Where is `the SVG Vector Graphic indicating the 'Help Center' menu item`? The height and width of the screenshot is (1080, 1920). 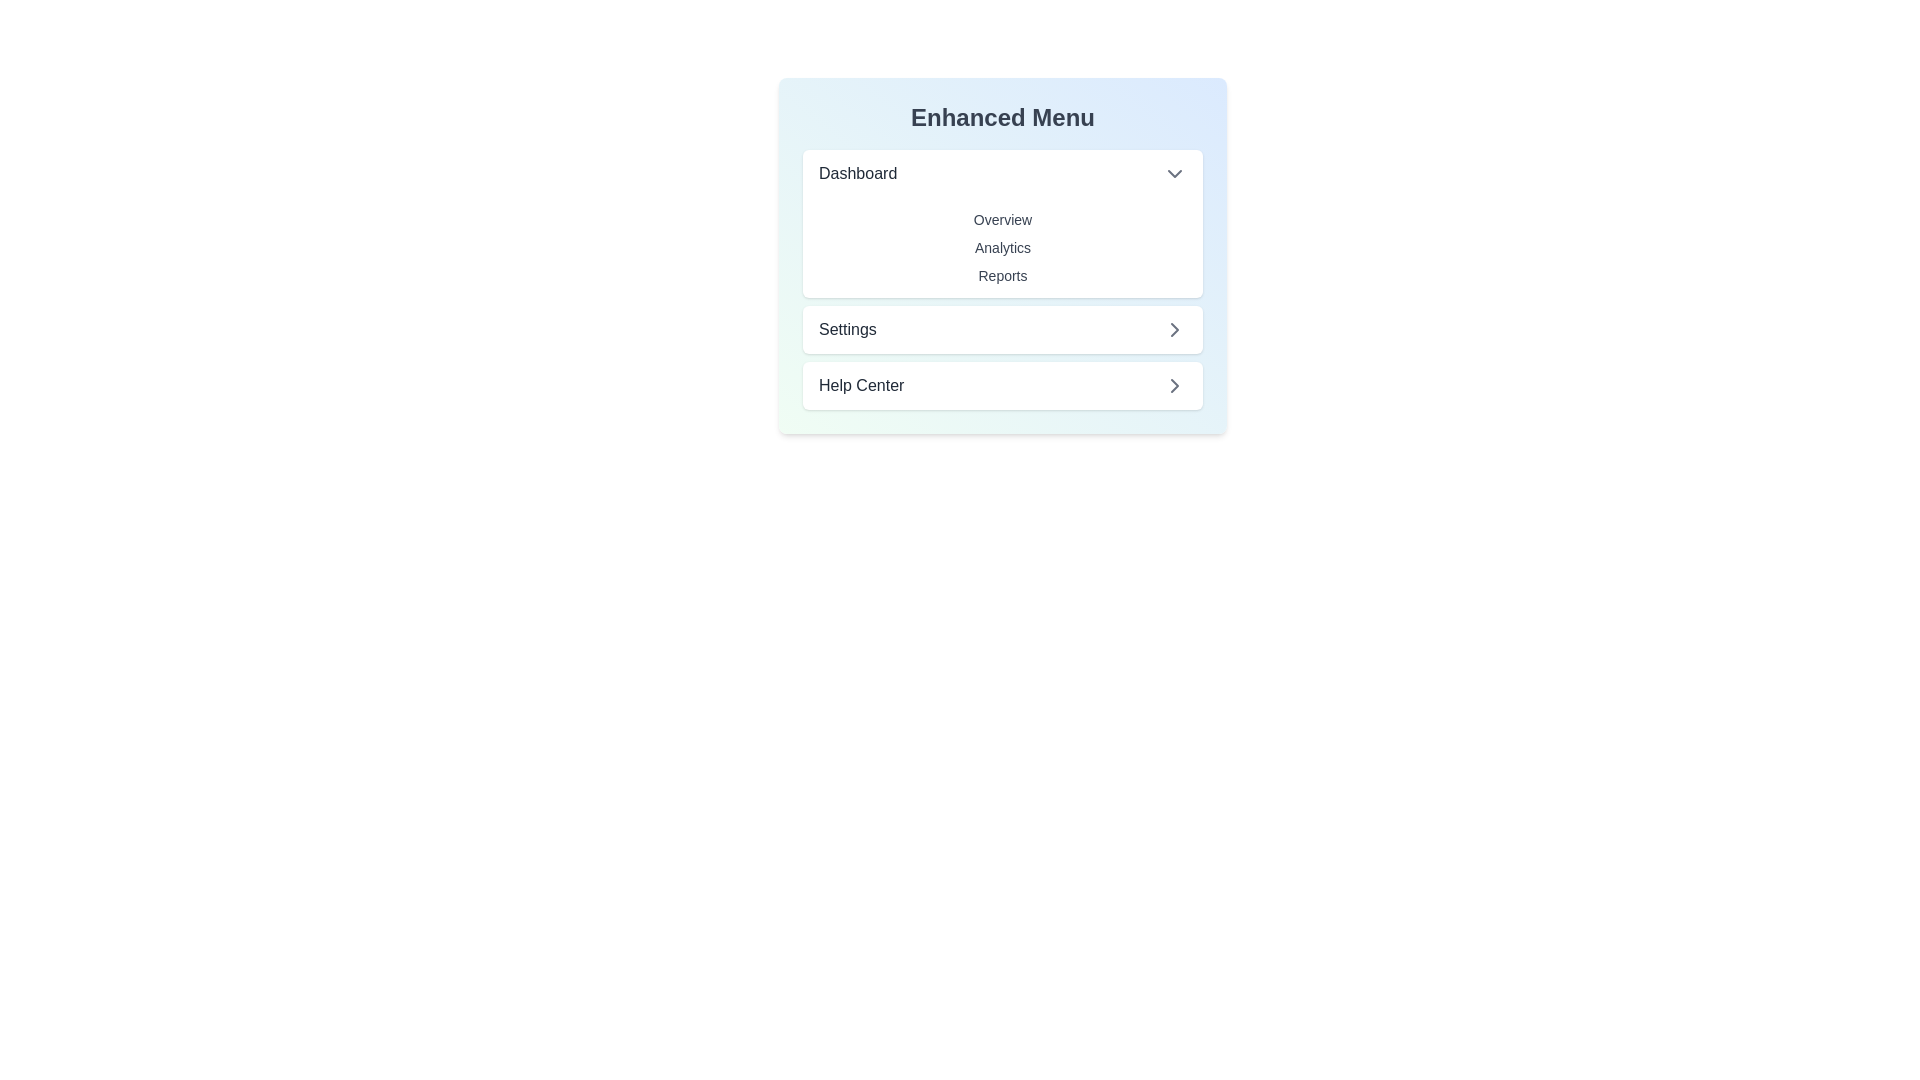
the SVG Vector Graphic indicating the 'Help Center' menu item is located at coordinates (1175, 385).